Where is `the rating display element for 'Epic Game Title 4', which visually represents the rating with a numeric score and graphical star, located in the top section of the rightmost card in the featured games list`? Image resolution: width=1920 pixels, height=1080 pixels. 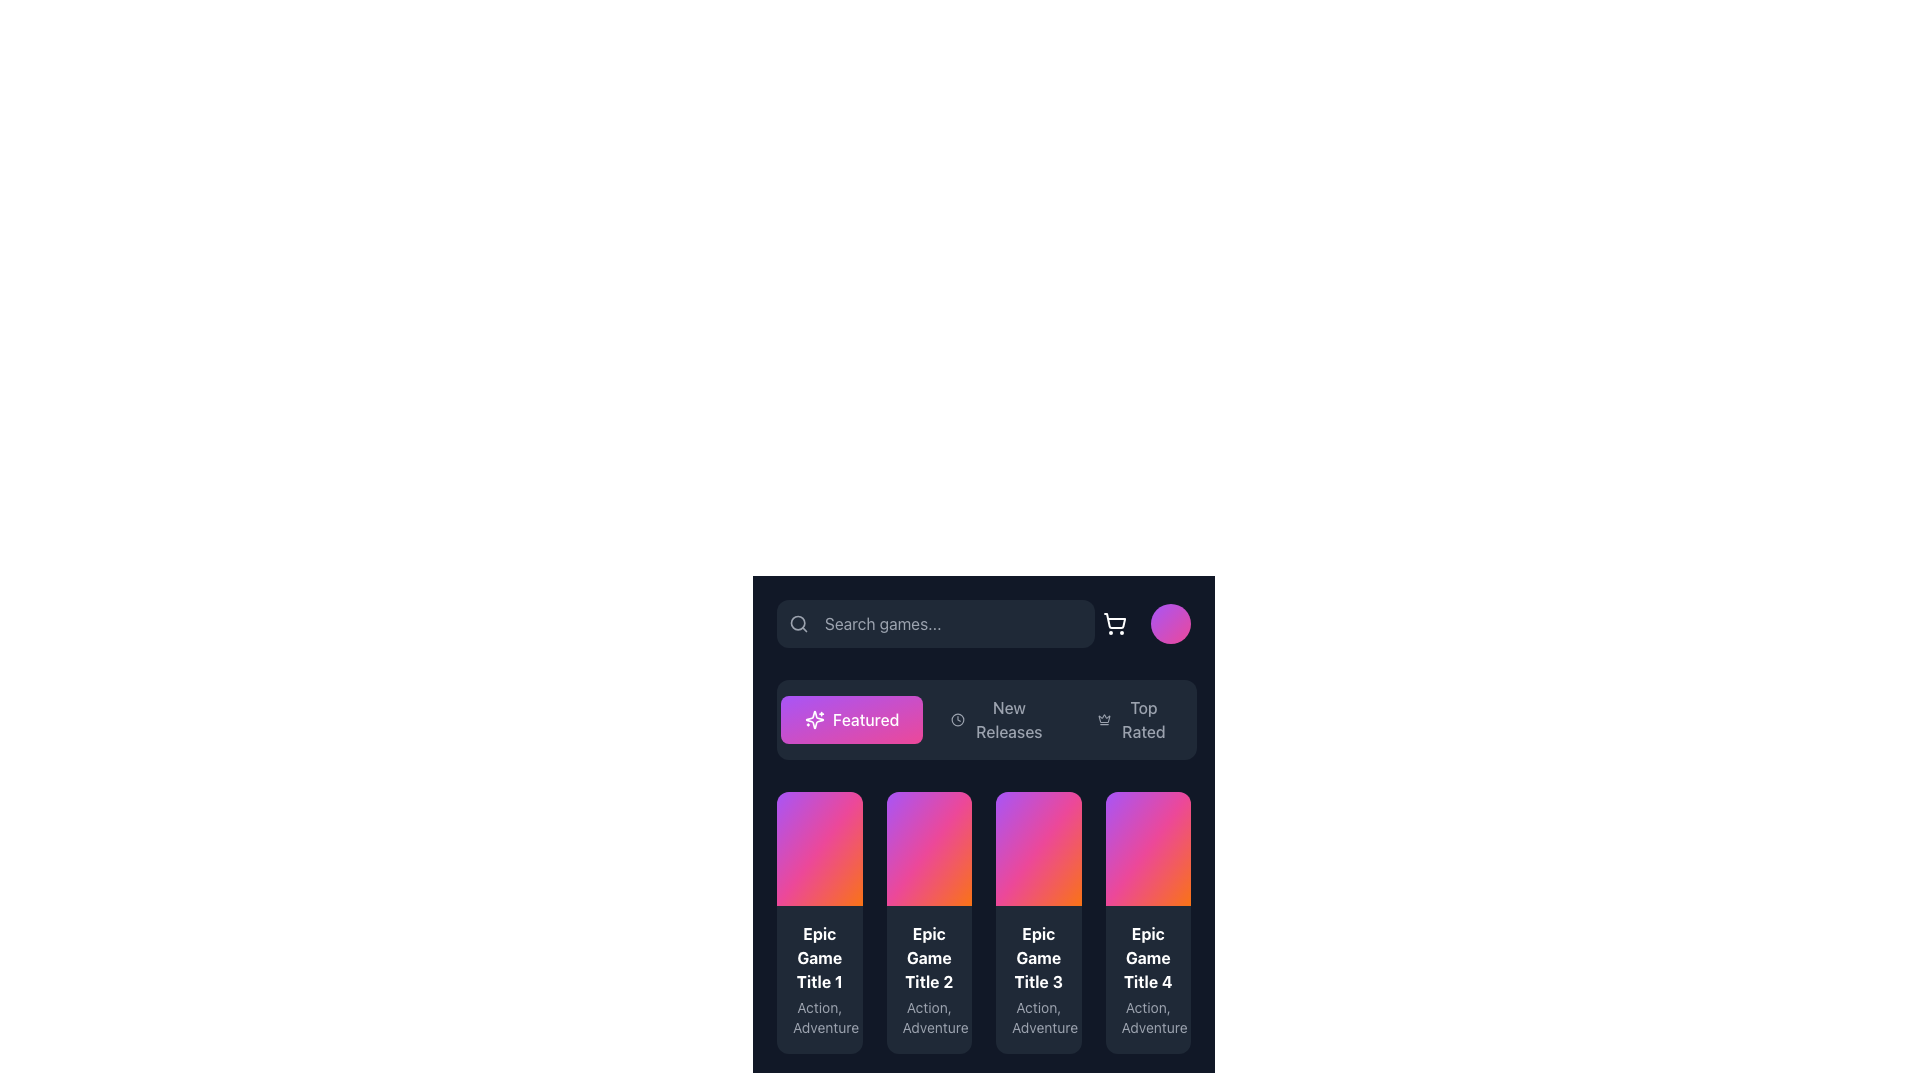 the rating display element for 'Epic Game Title 4', which visually represents the rating with a numeric score and graphical star, located in the top section of the rightmost card in the featured games list is located at coordinates (1148, 828).